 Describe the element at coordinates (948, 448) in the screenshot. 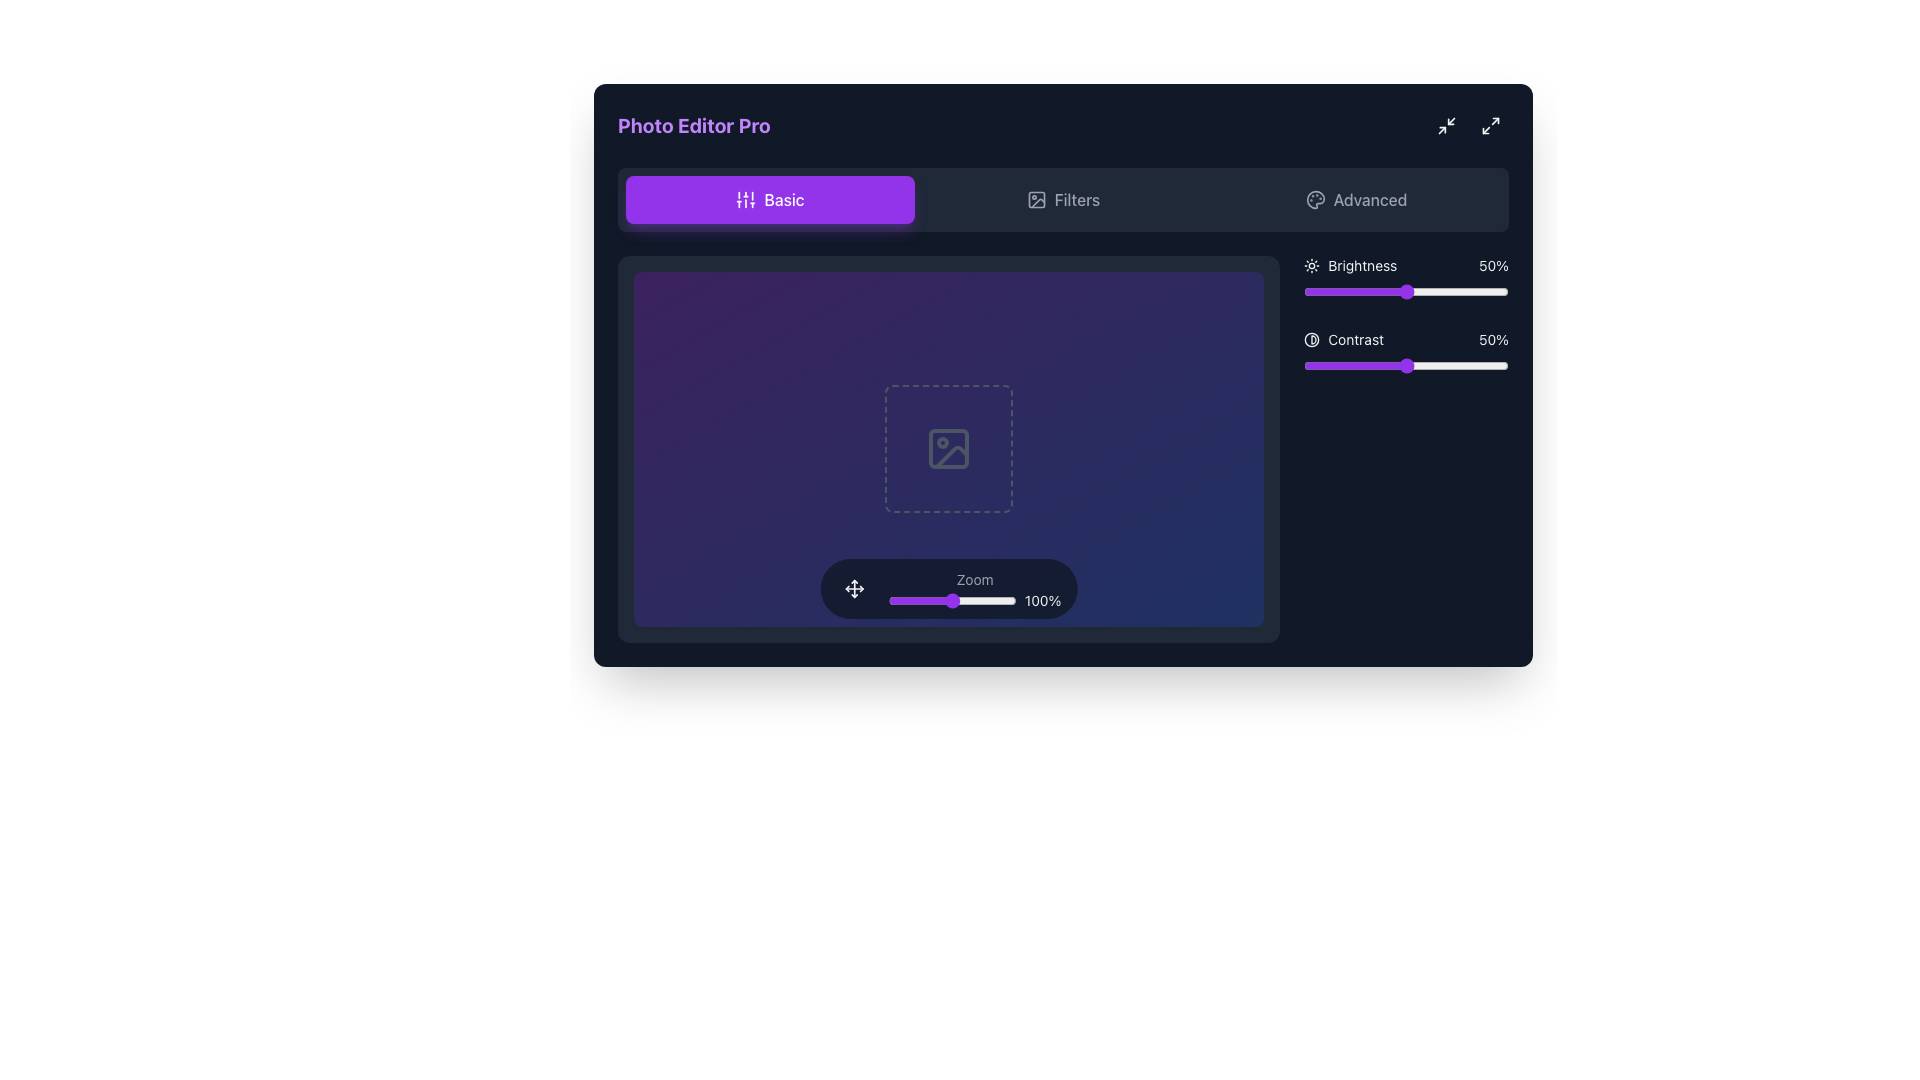

I see `the center of the image upload placeholder, which features a dashed border and an image icon of a mountain and sun, to initiate the image upload interaction` at that location.